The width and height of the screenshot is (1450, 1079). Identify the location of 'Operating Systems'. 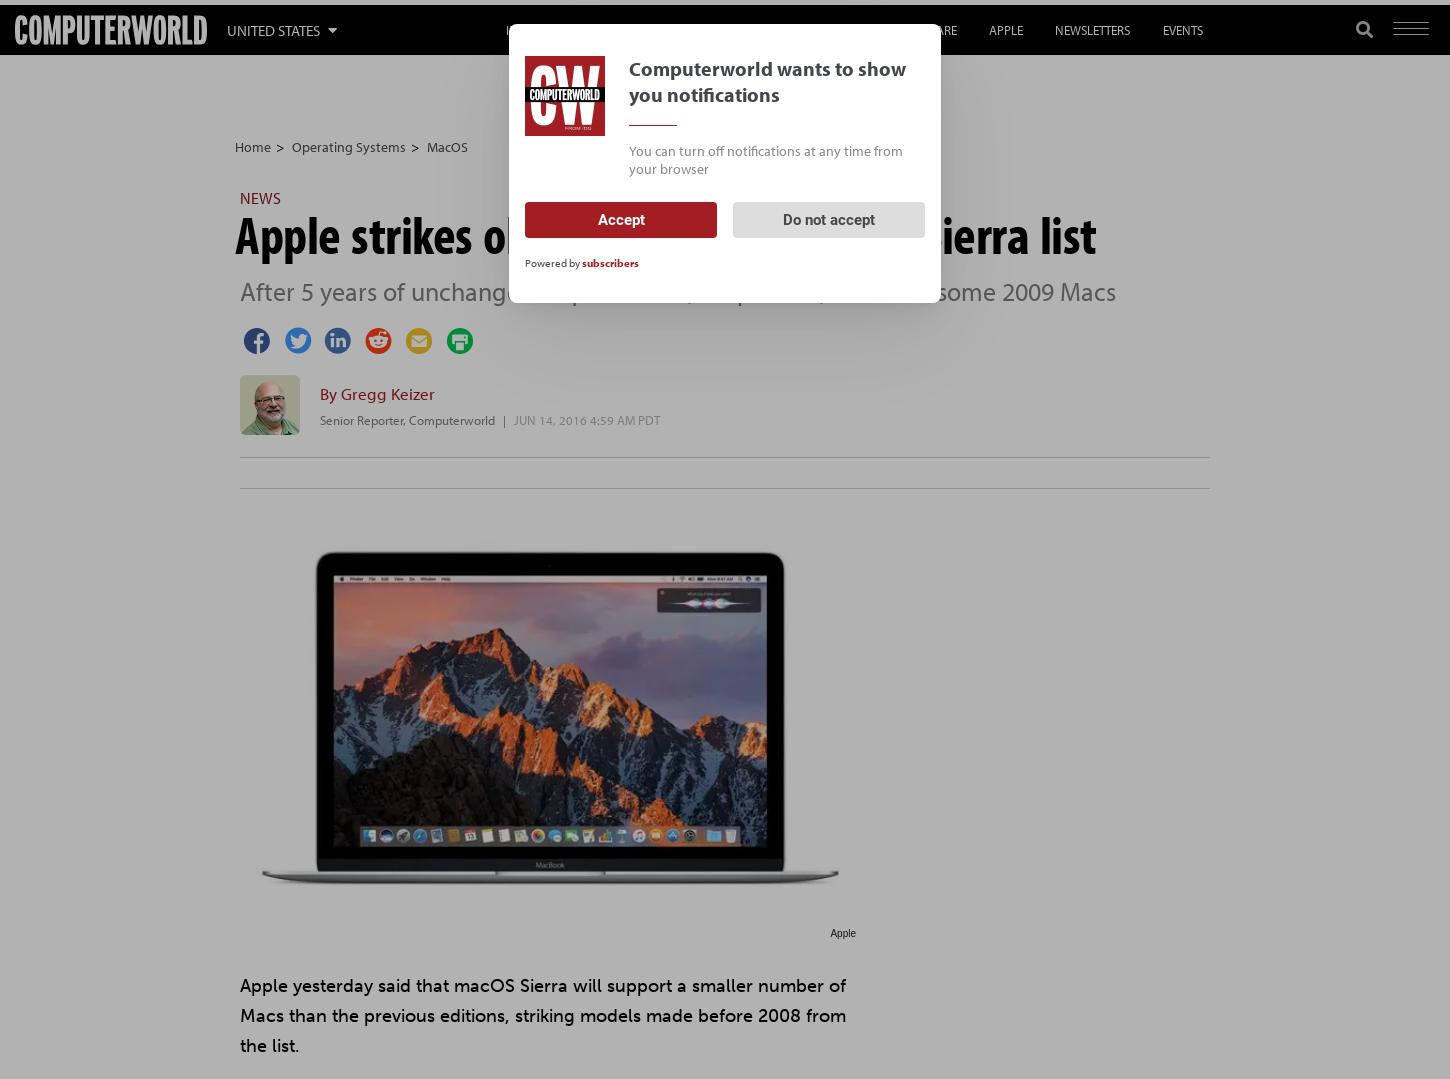
(292, 145).